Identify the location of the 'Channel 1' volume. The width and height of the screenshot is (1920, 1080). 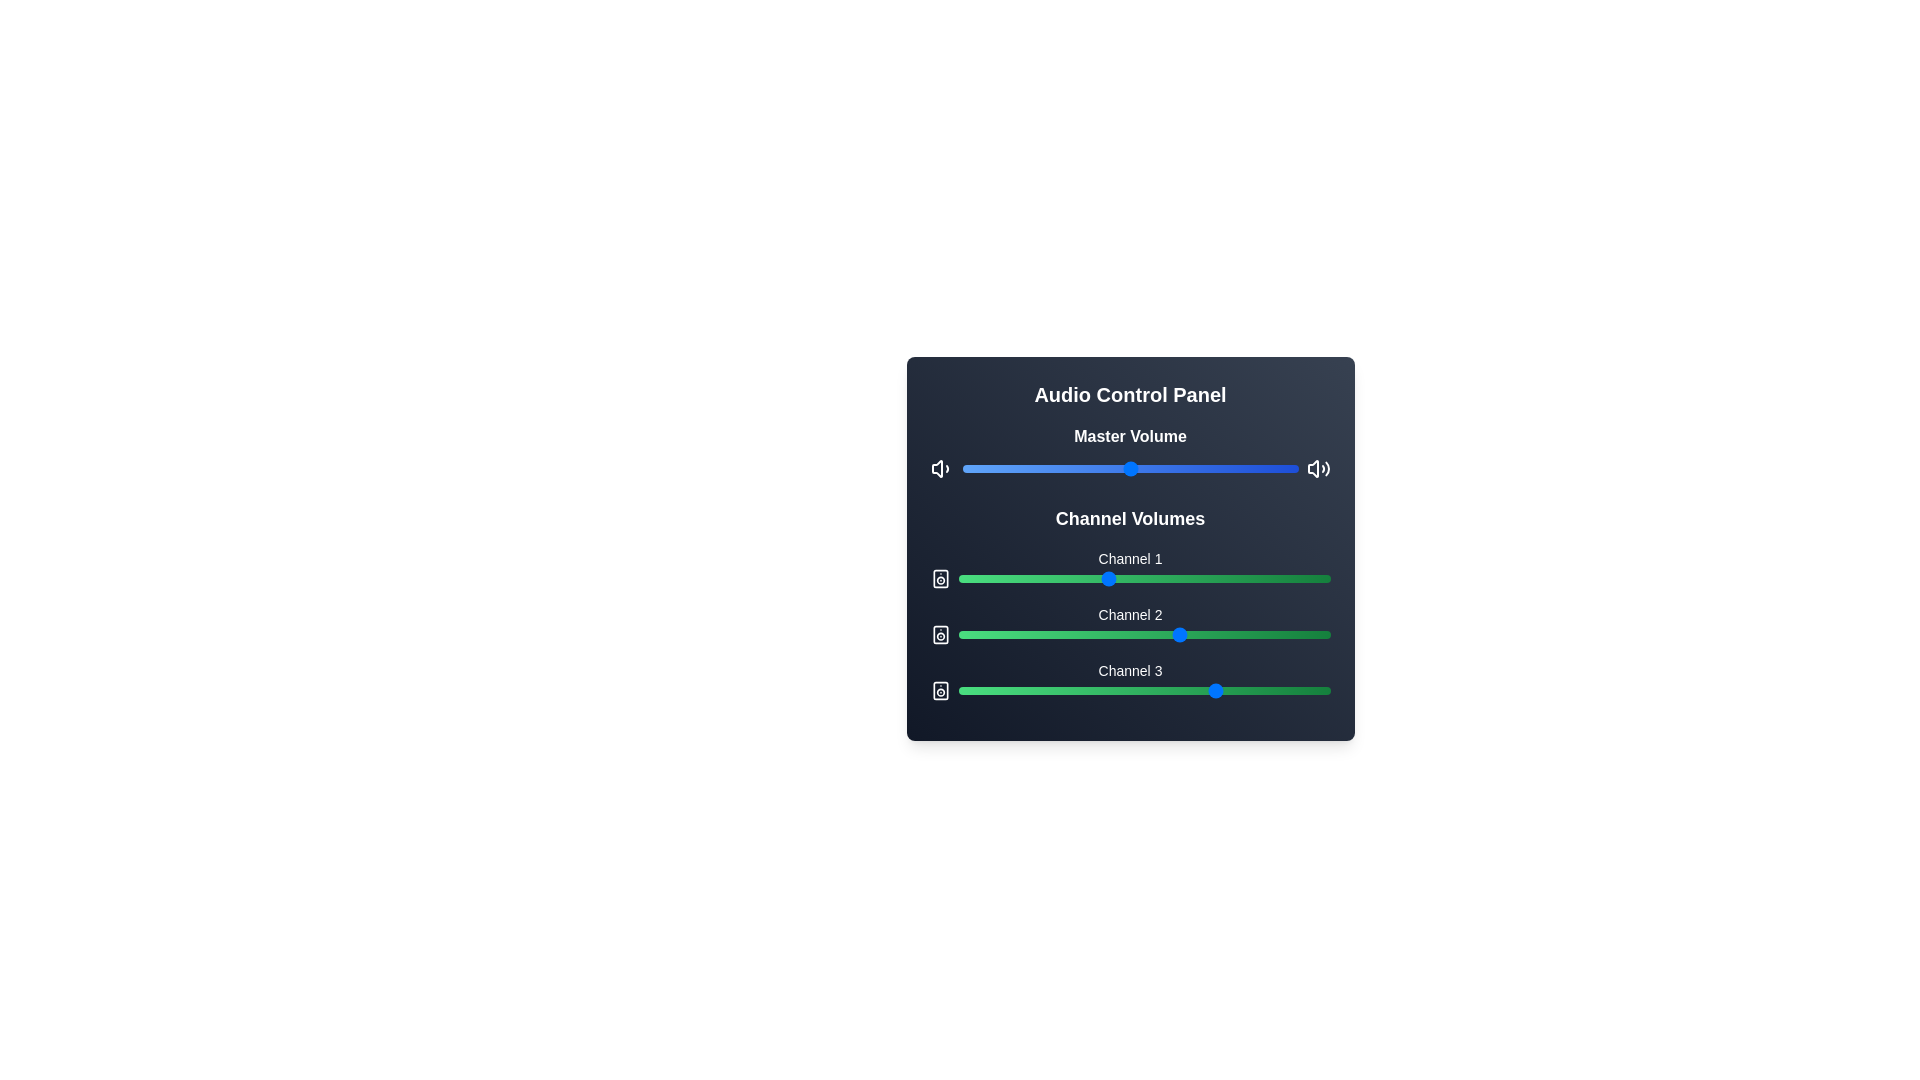
(995, 578).